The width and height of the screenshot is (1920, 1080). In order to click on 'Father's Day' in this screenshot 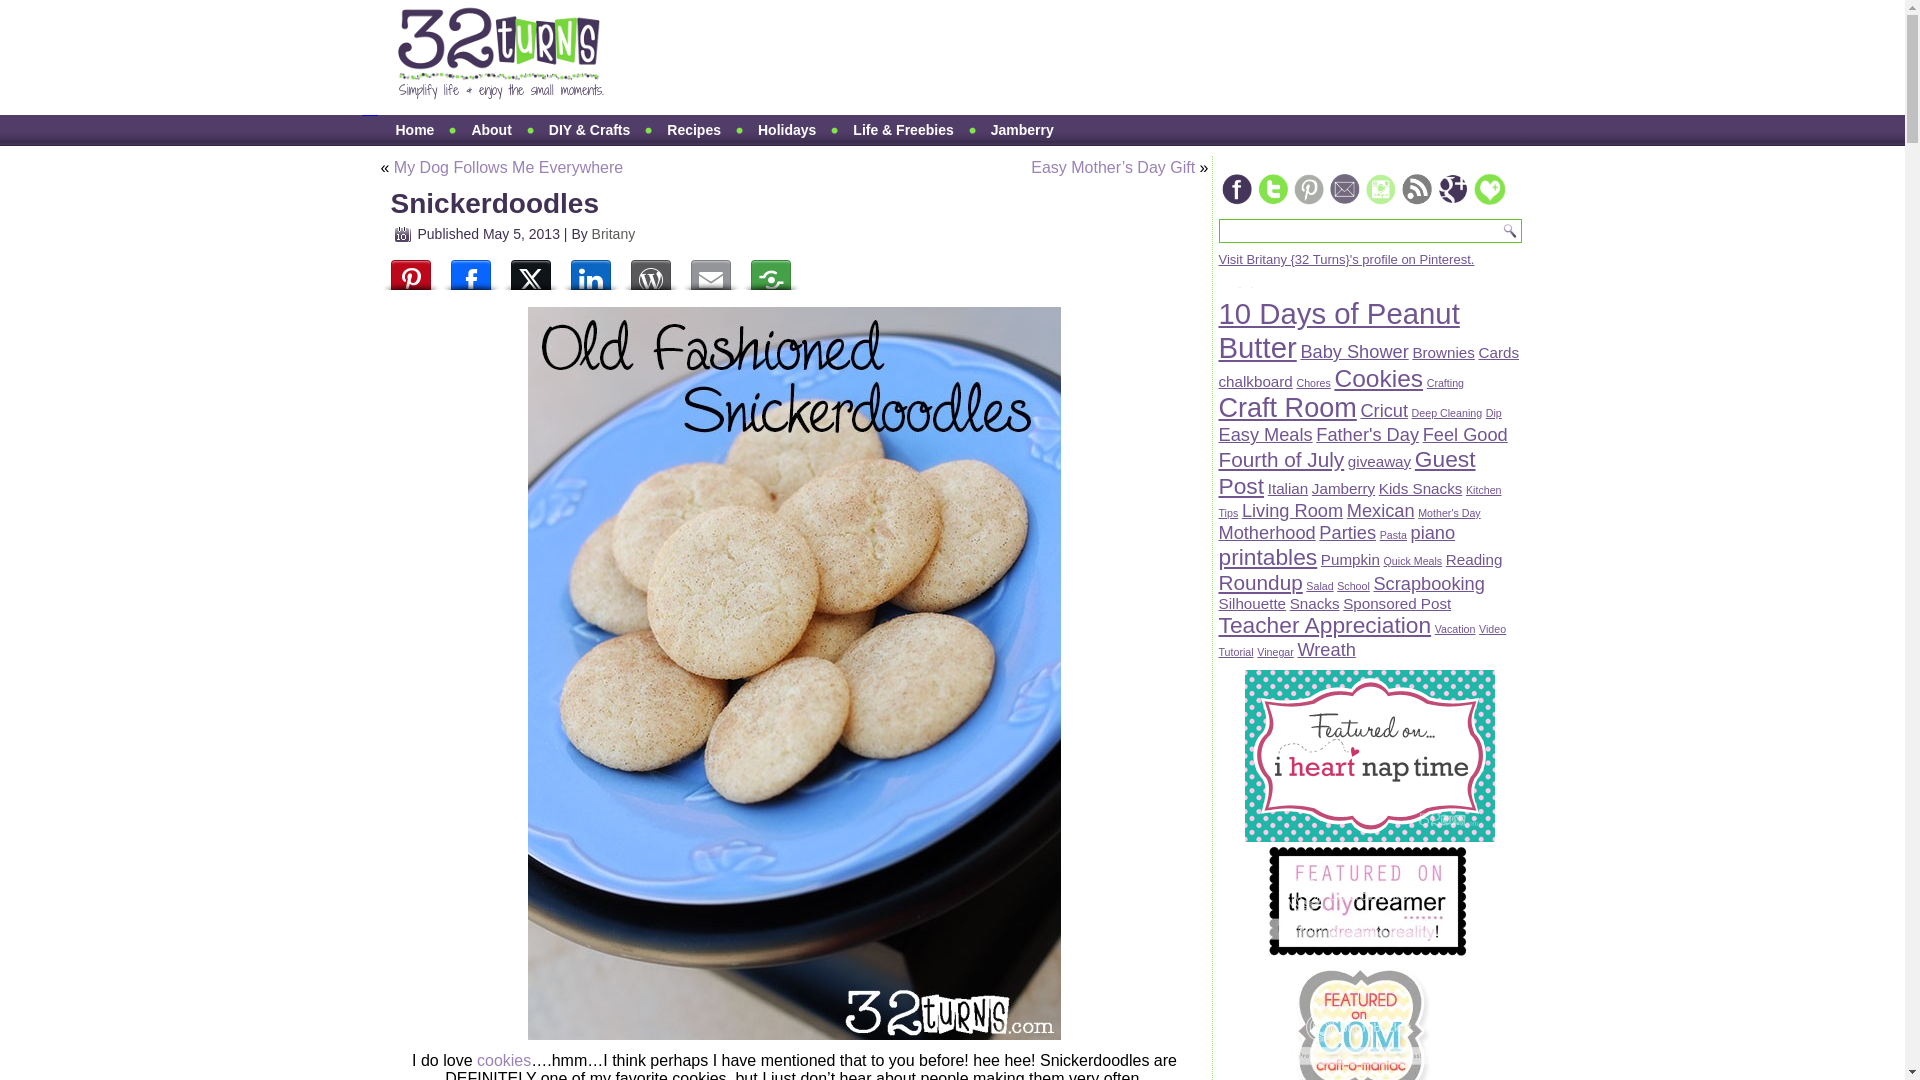, I will do `click(1366, 433)`.